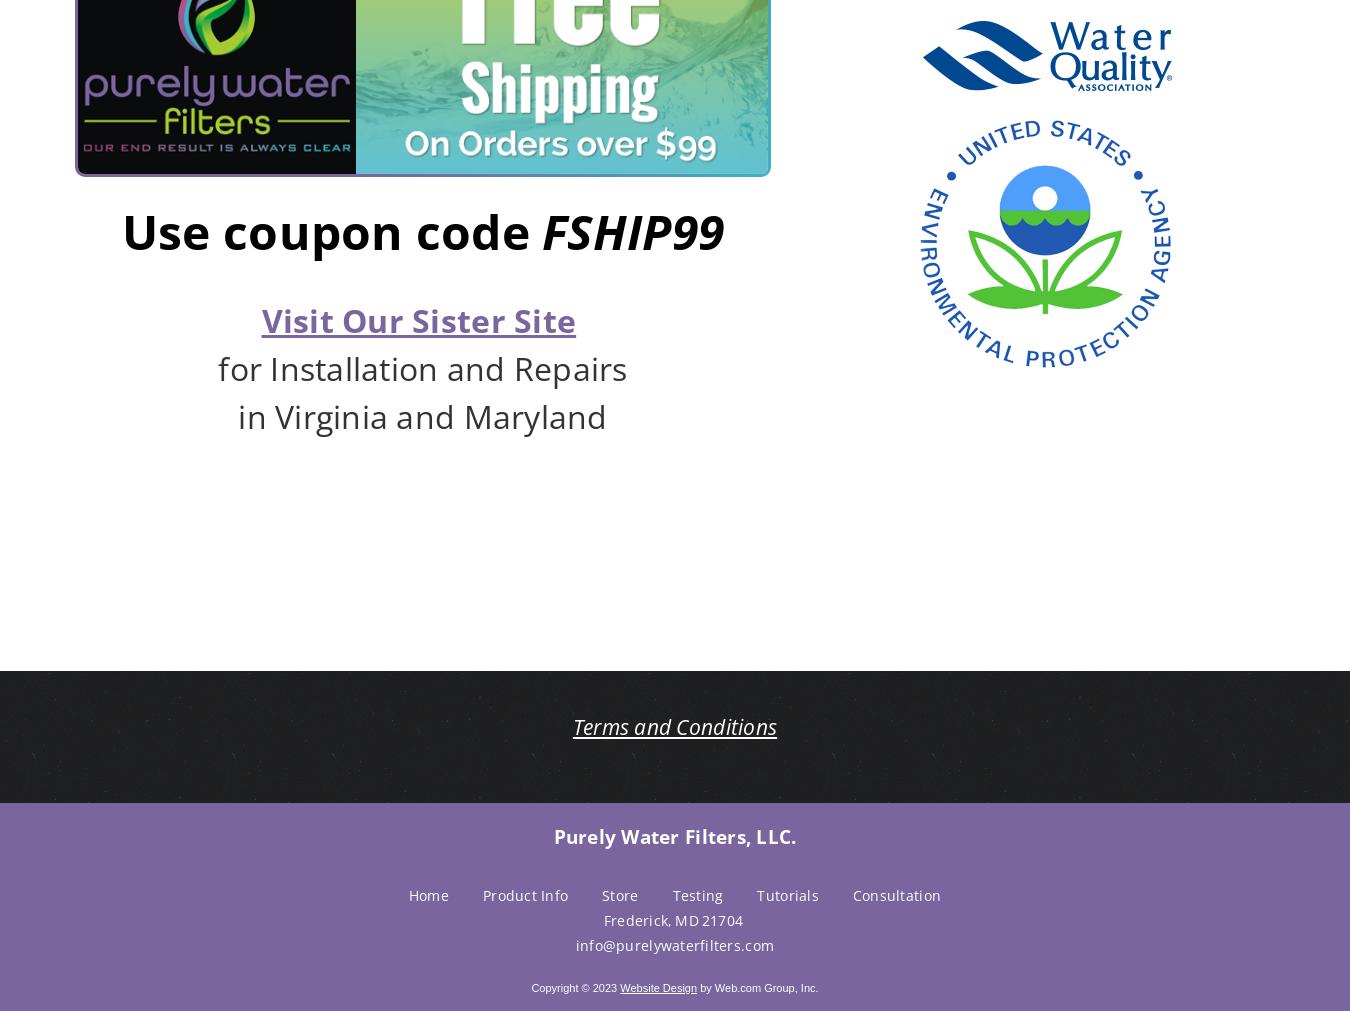 Image resolution: width=1350 pixels, height=1011 pixels. I want to click on 'Home', so click(428, 894).